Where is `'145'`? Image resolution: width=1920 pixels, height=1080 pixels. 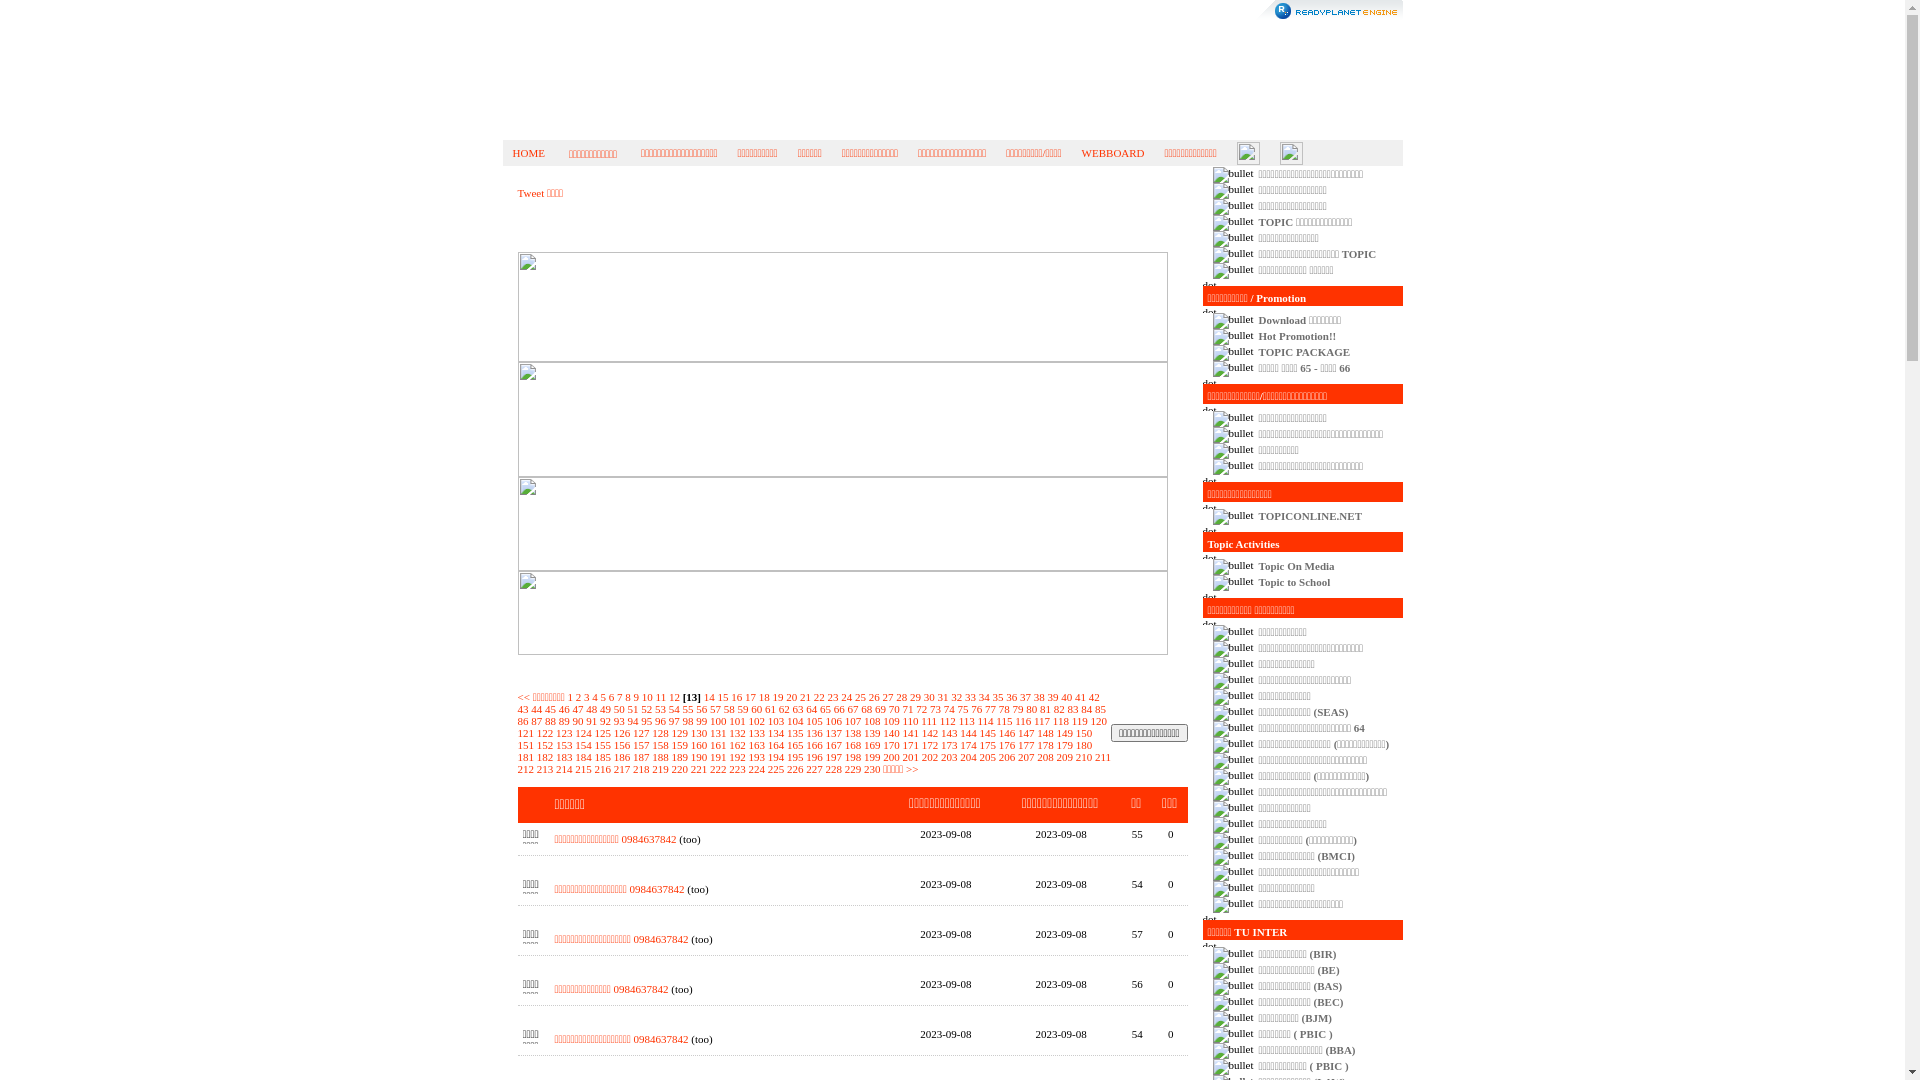 '145' is located at coordinates (988, 732).